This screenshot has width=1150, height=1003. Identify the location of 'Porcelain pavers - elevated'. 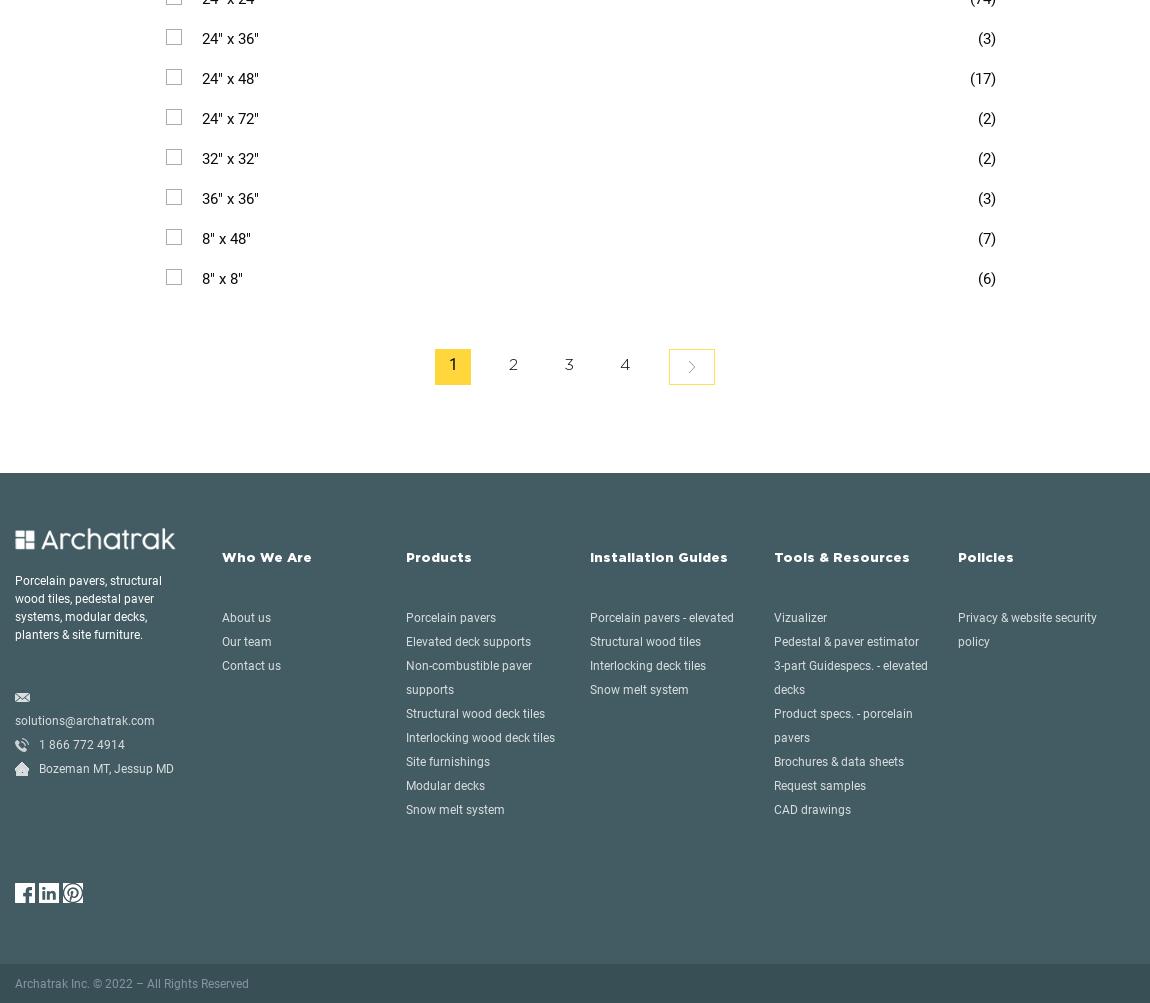
(660, 617).